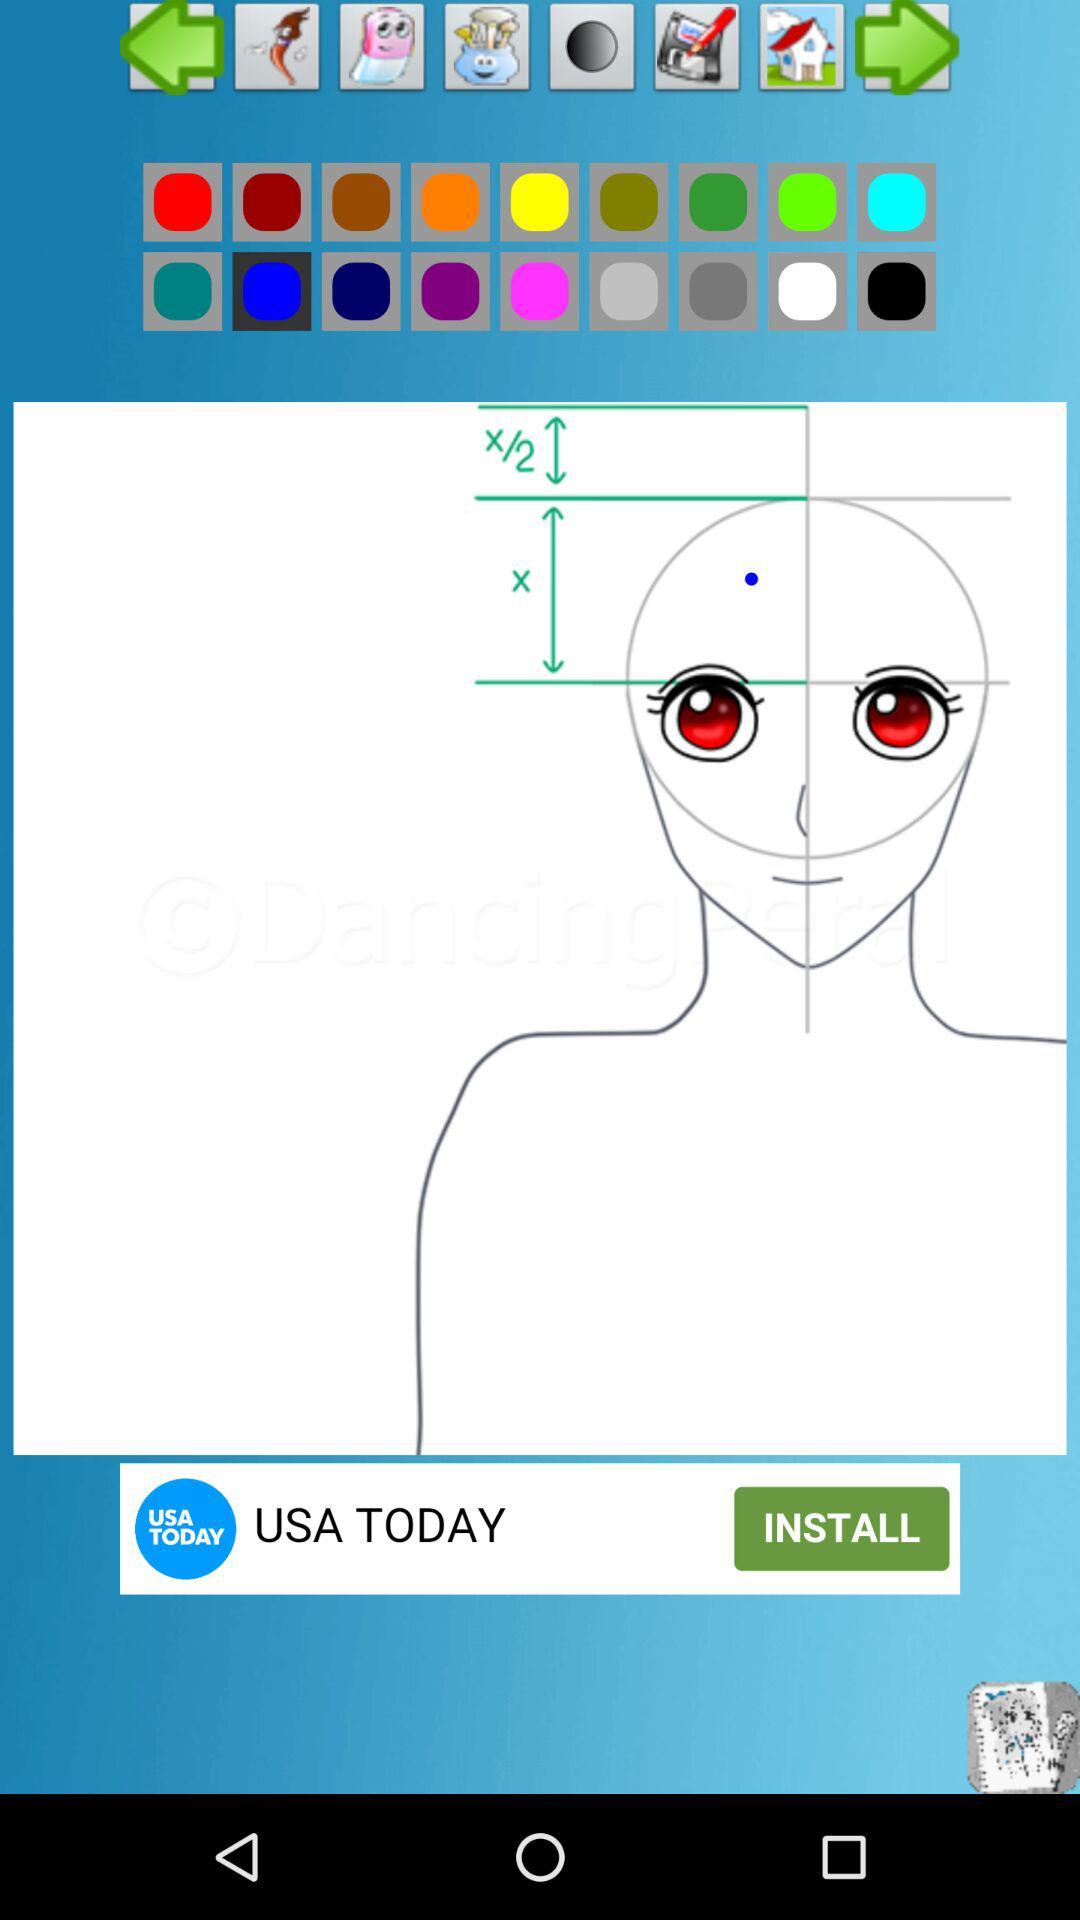 Image resolution: width=1080 pixels, height=1920 pixels. What do you see at coordinates (540, 1527) in the screenshot?
I see `for the adversiment` at bounding box center [540, 1527].